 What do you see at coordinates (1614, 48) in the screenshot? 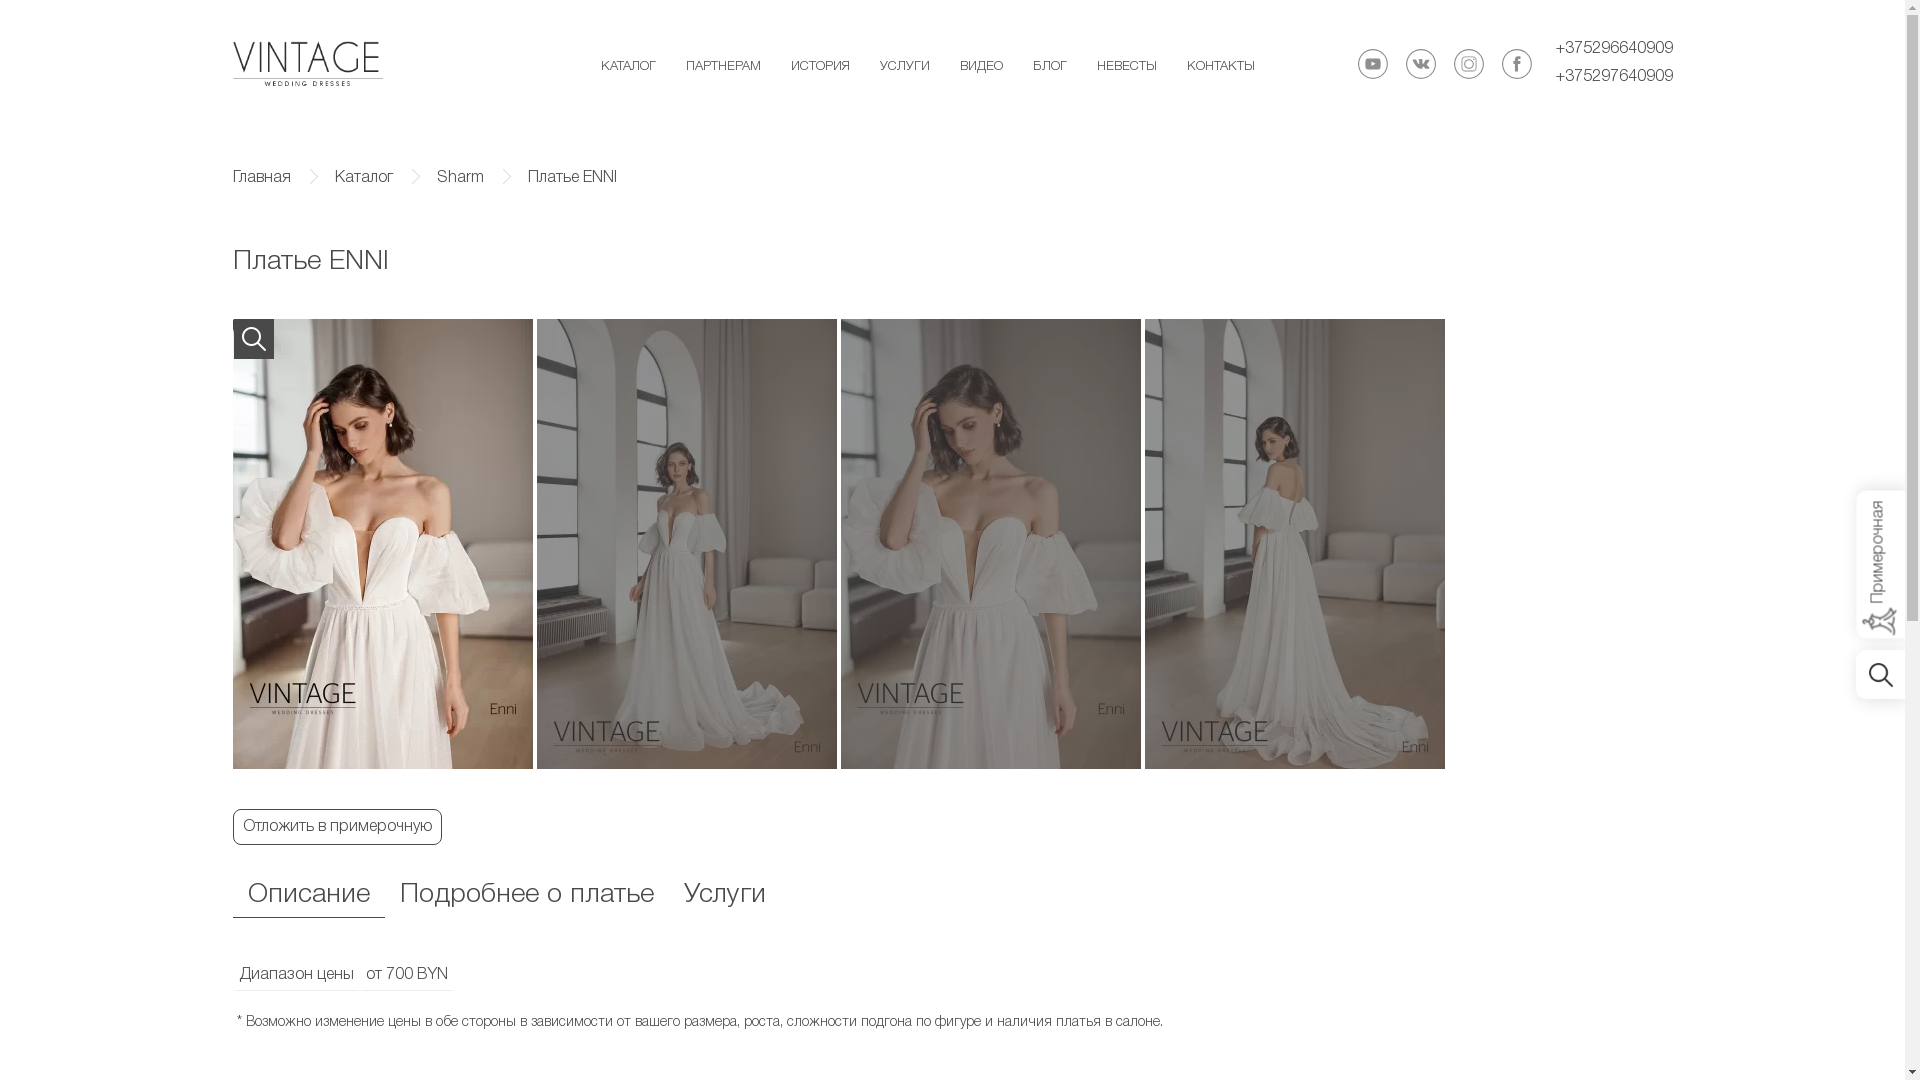
I see `'+375296640909'` at bounding box center [1614, 48].